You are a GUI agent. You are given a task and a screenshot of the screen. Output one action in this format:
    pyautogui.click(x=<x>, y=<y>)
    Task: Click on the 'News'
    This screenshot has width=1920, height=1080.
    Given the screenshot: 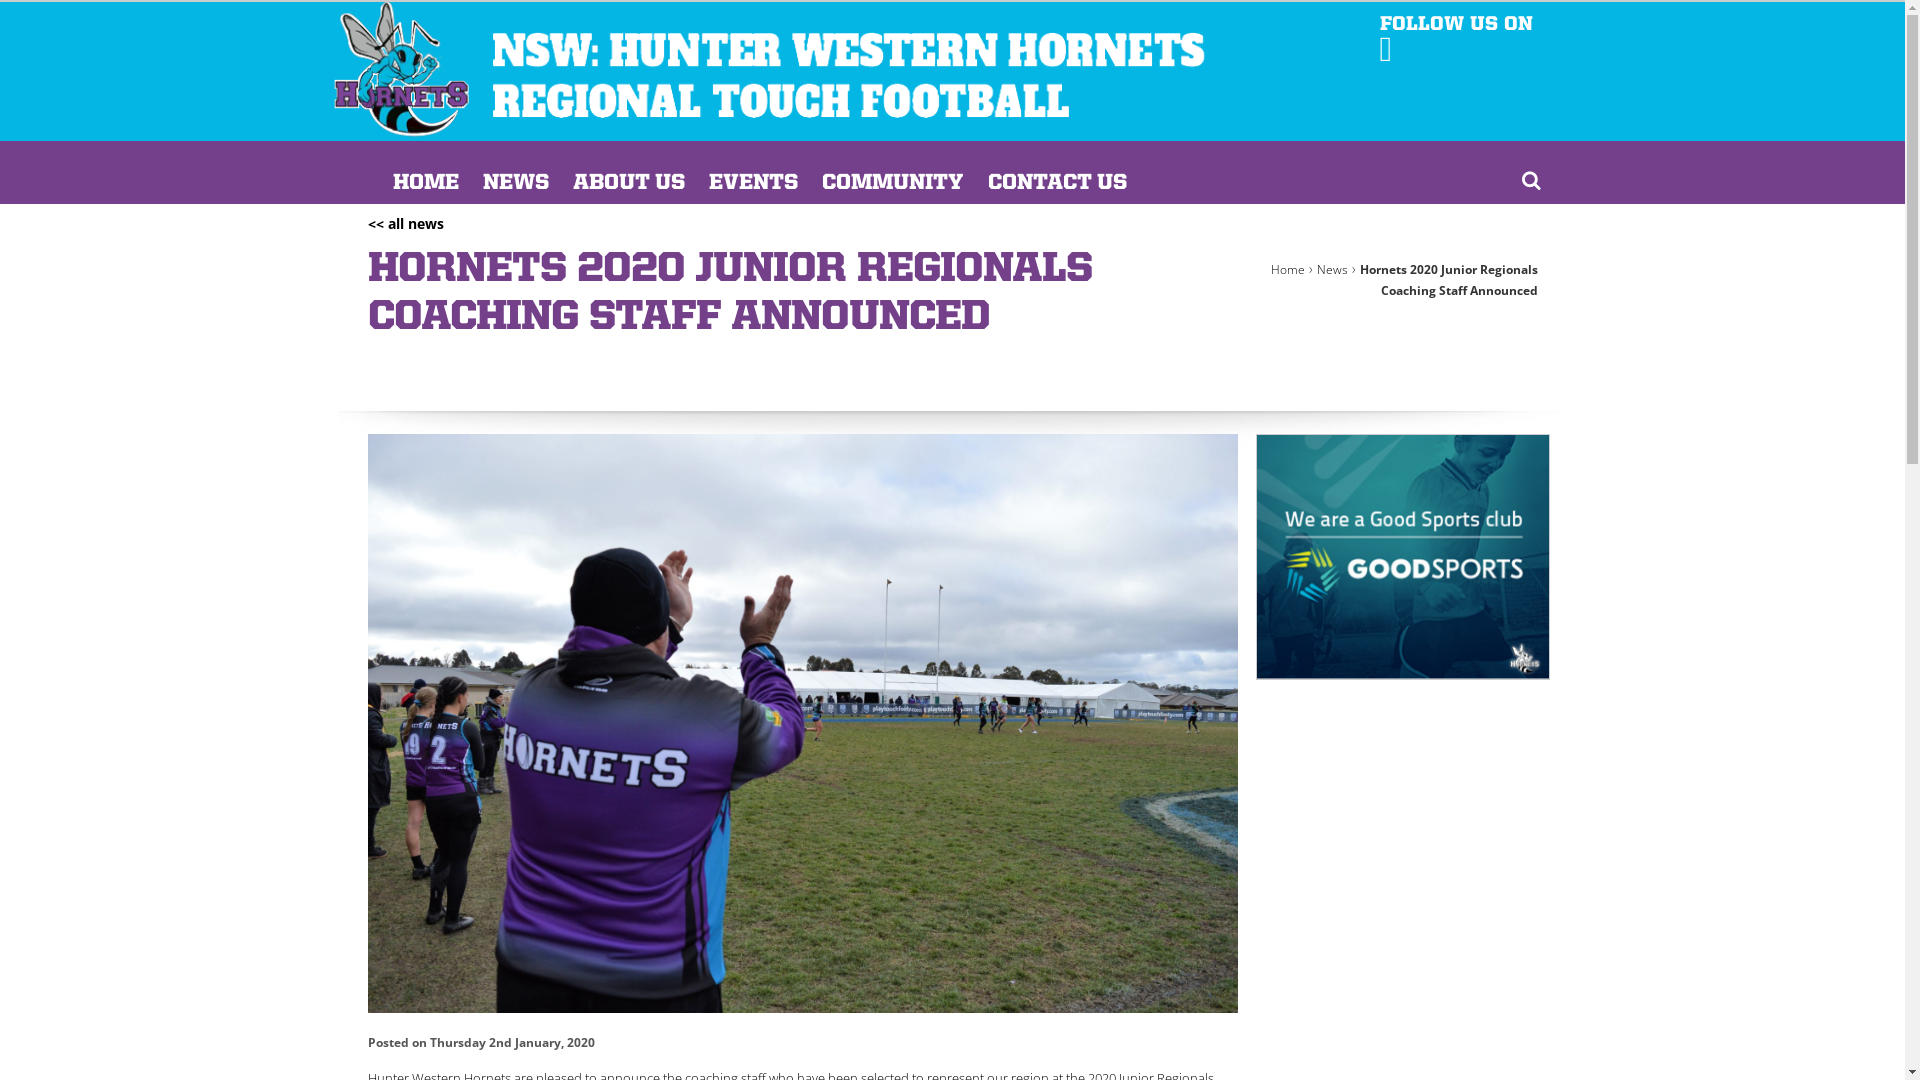 What is the action you would take?
    pyautogui.click(x=1331, y=268)
    